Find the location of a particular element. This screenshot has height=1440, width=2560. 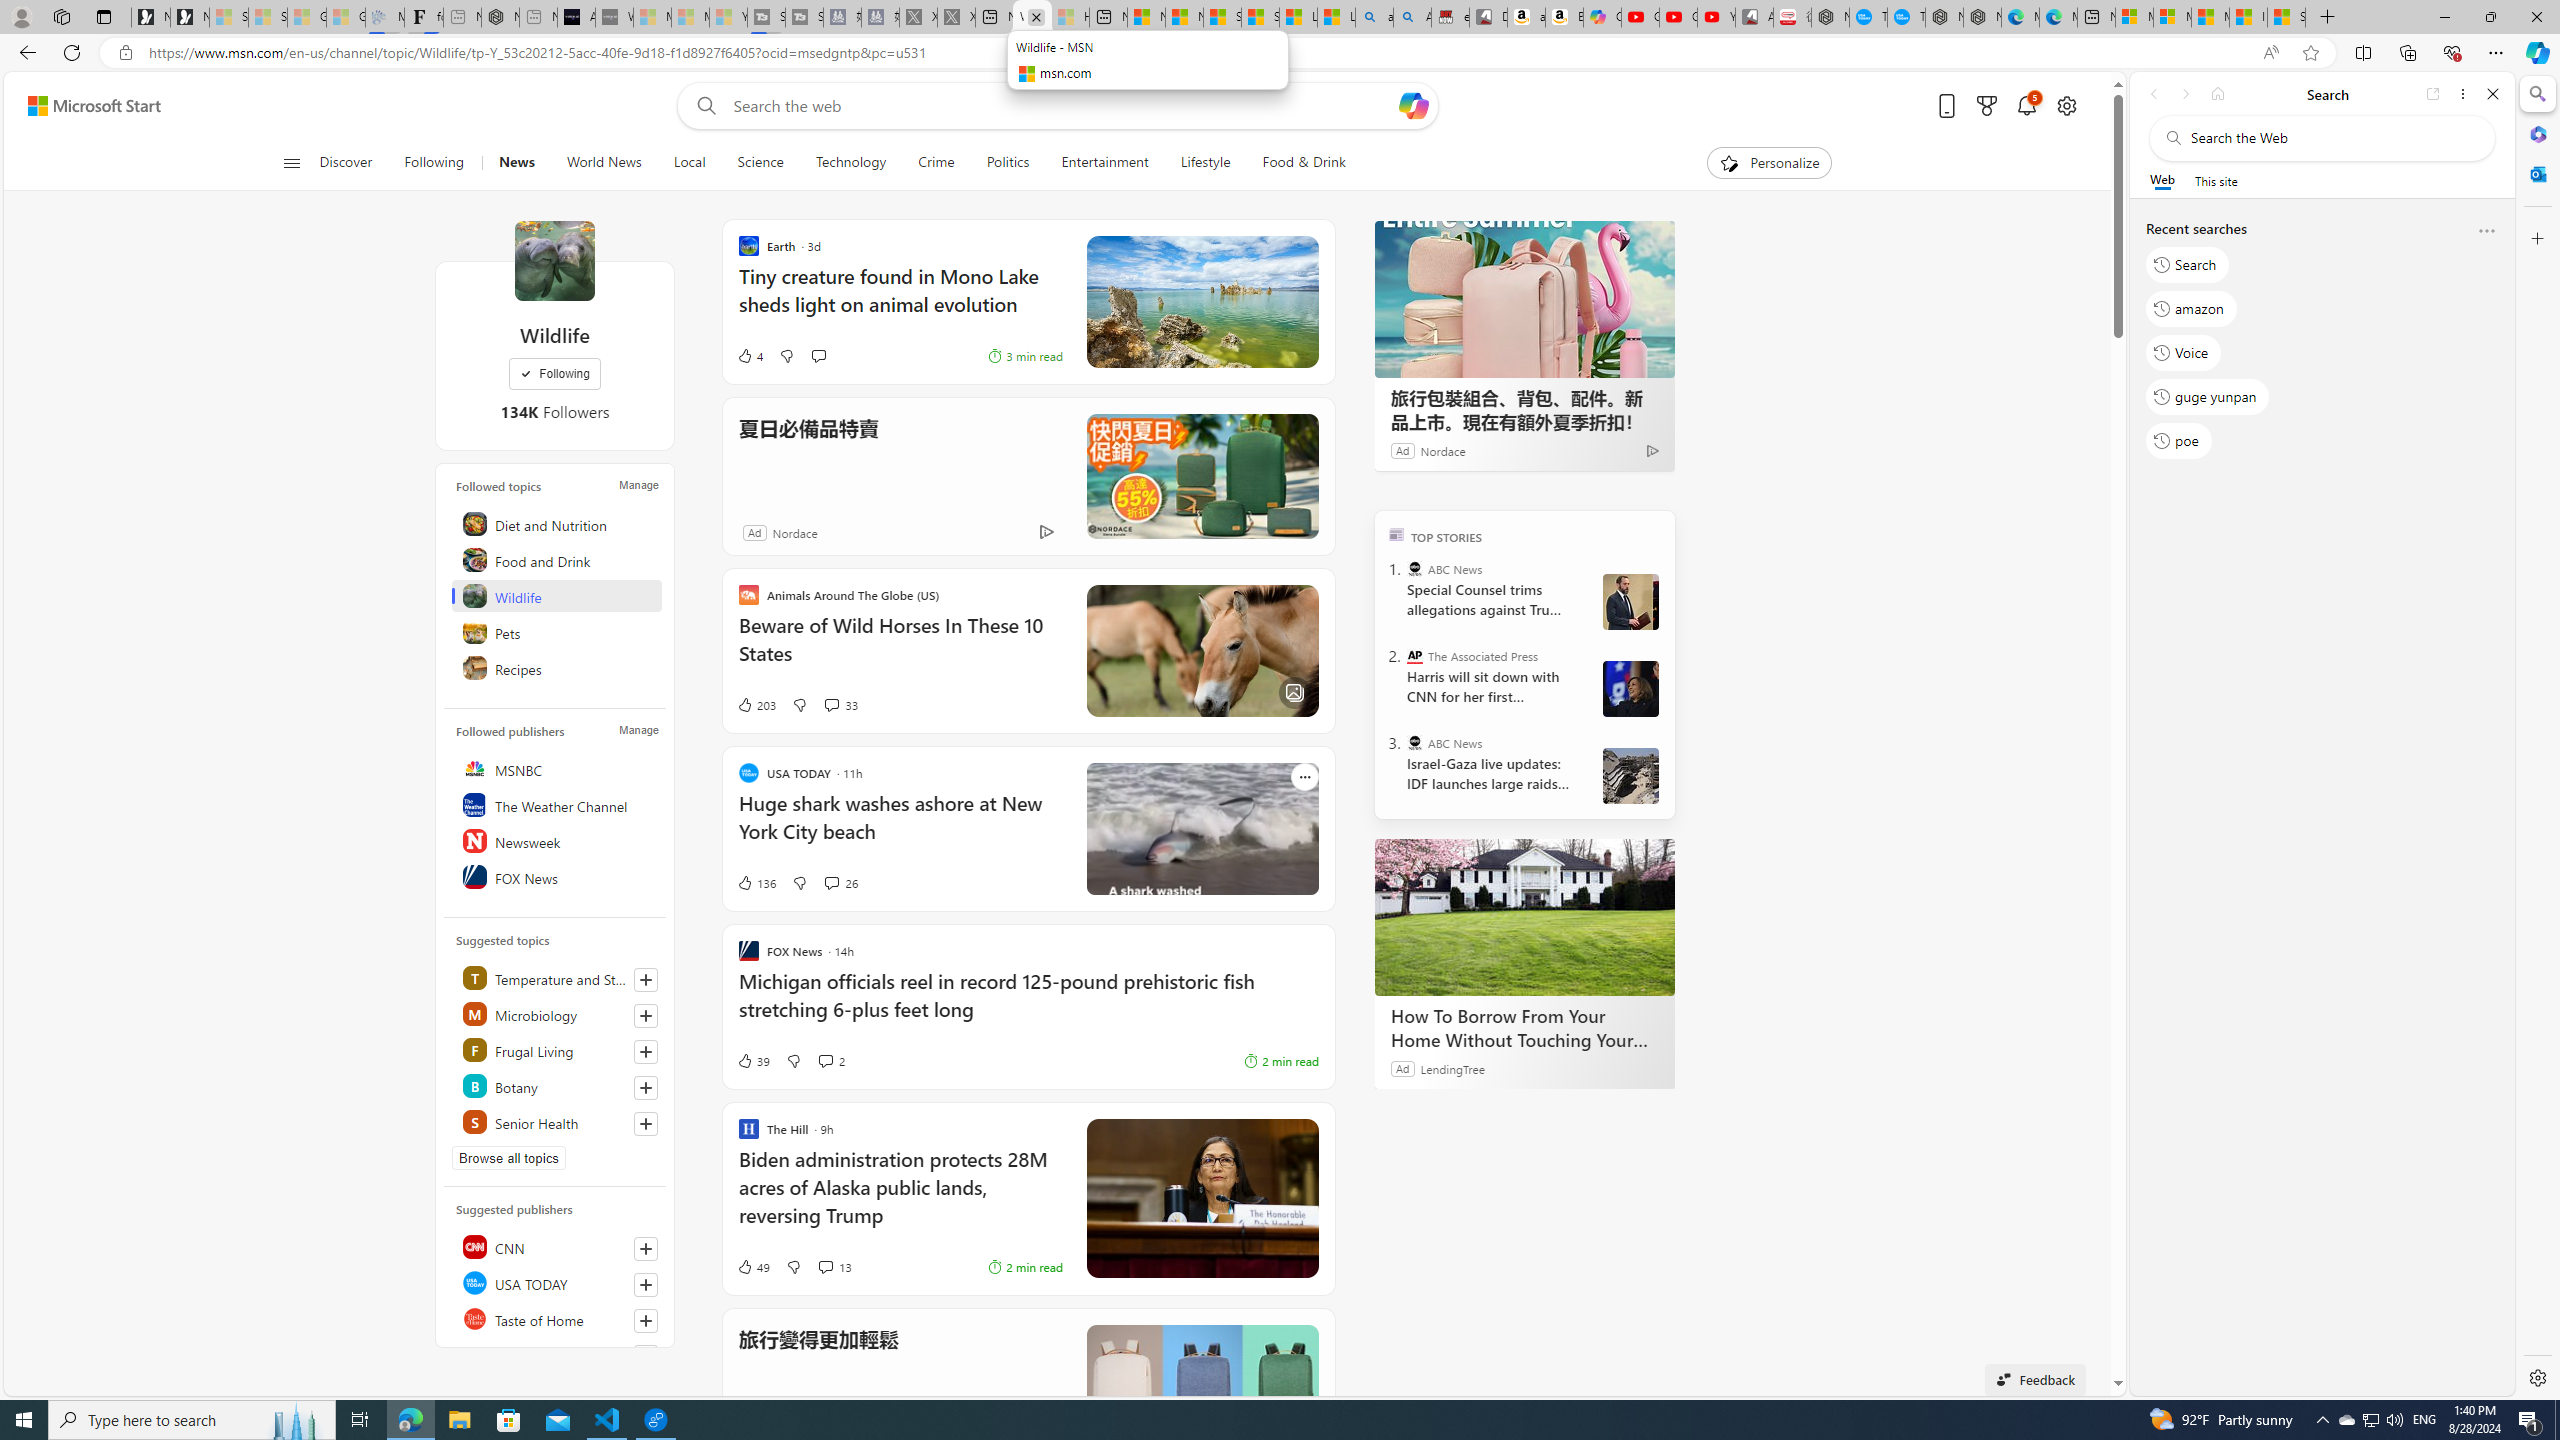

'Manage' is located at coordinates (637, 729).